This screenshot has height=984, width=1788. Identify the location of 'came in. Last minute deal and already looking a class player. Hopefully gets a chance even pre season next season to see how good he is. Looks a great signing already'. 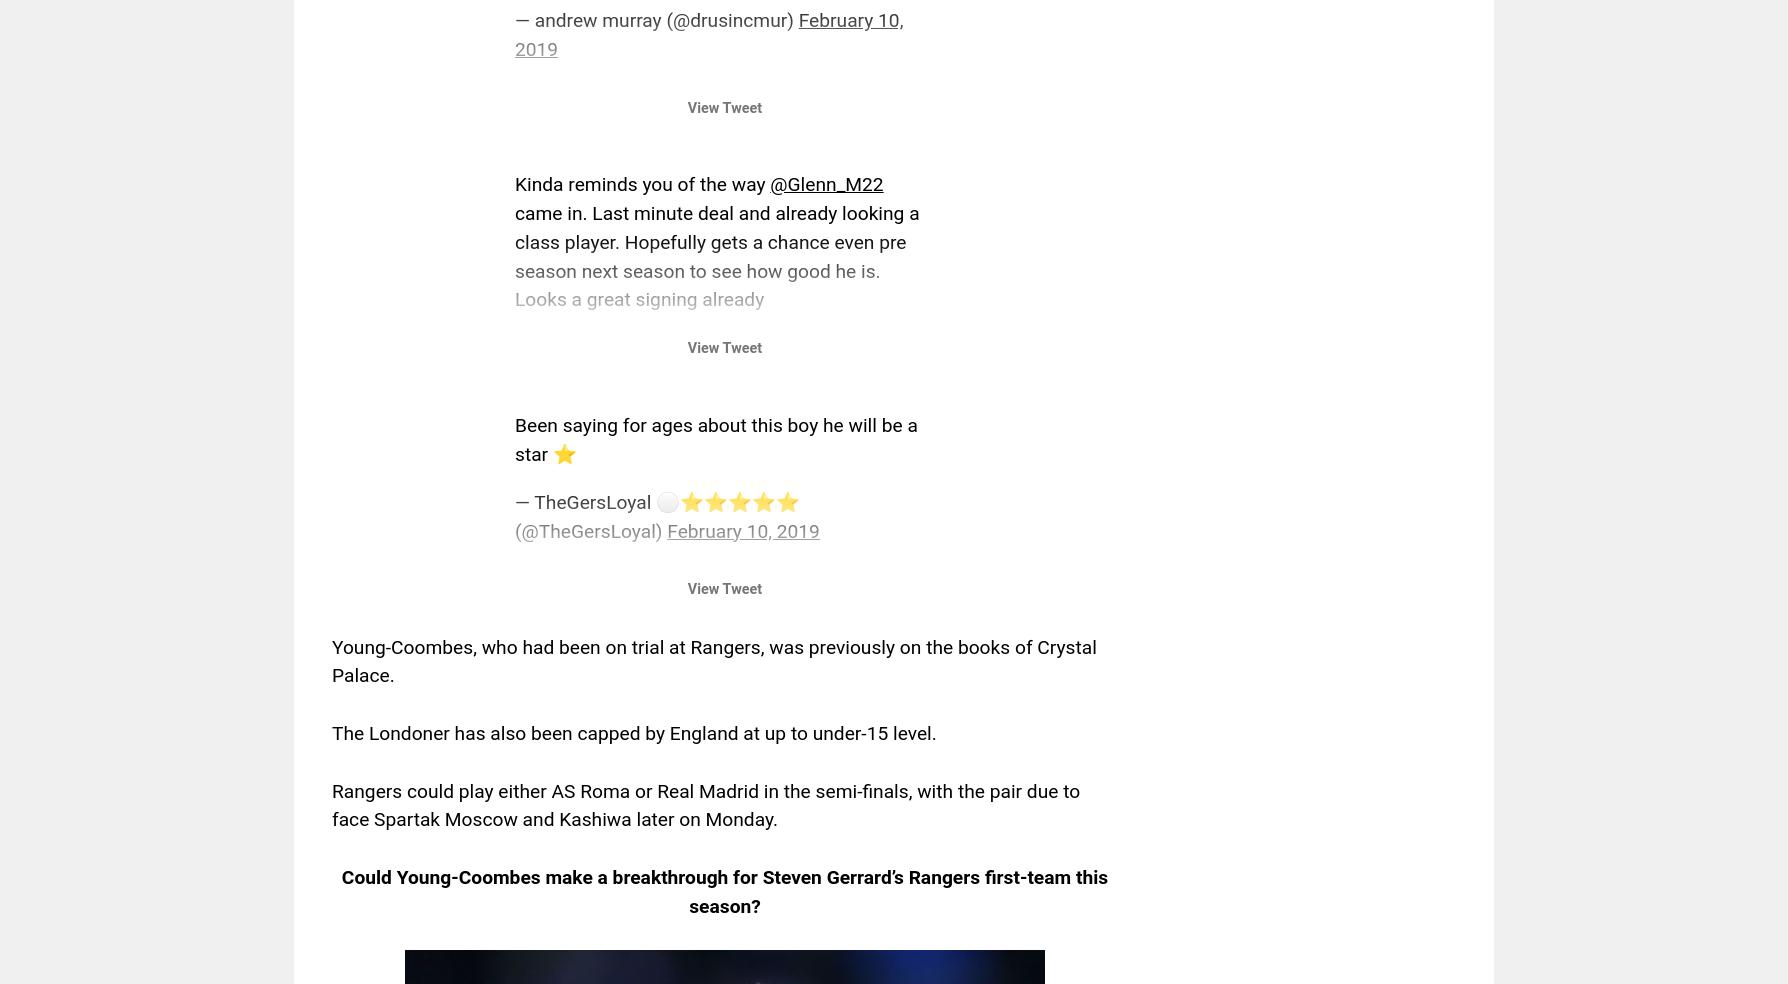
(514, 255).